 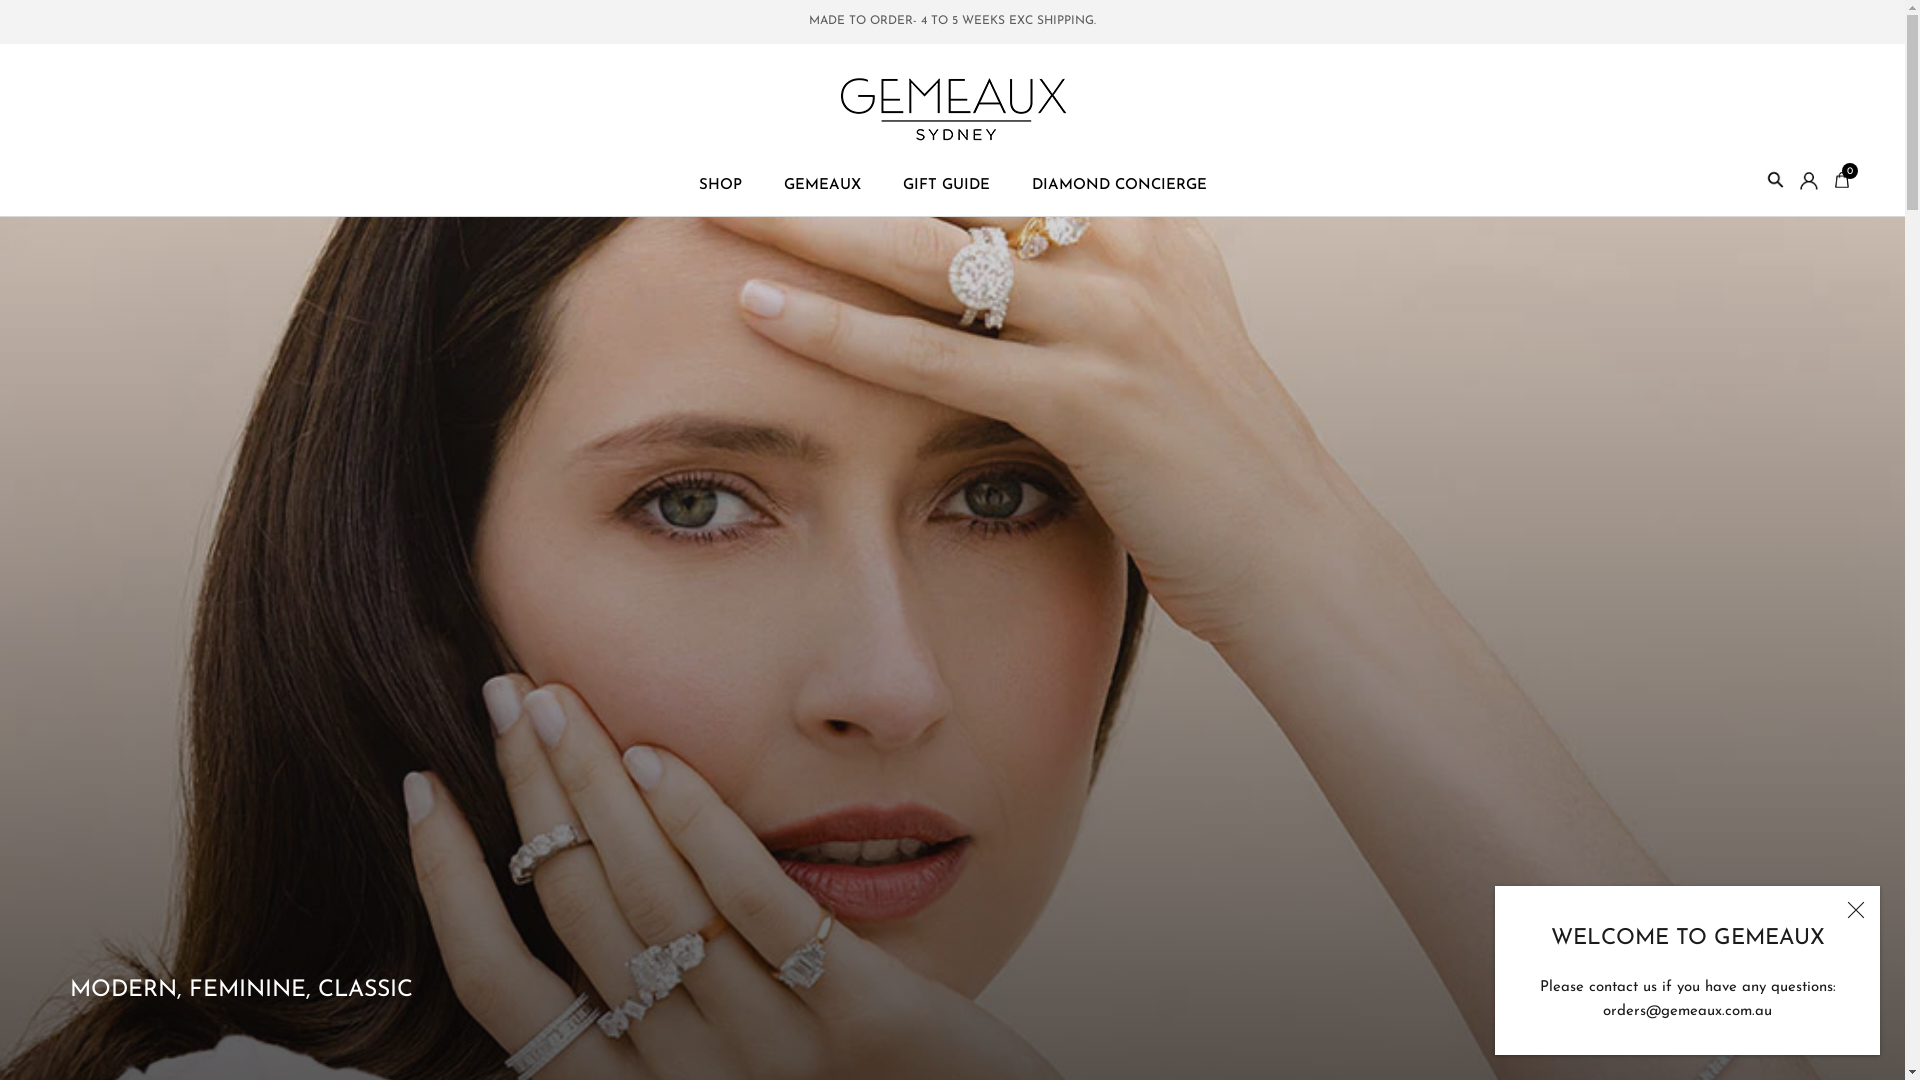 I want to click on 'GEMEAUX, so click(x=822, y=185).